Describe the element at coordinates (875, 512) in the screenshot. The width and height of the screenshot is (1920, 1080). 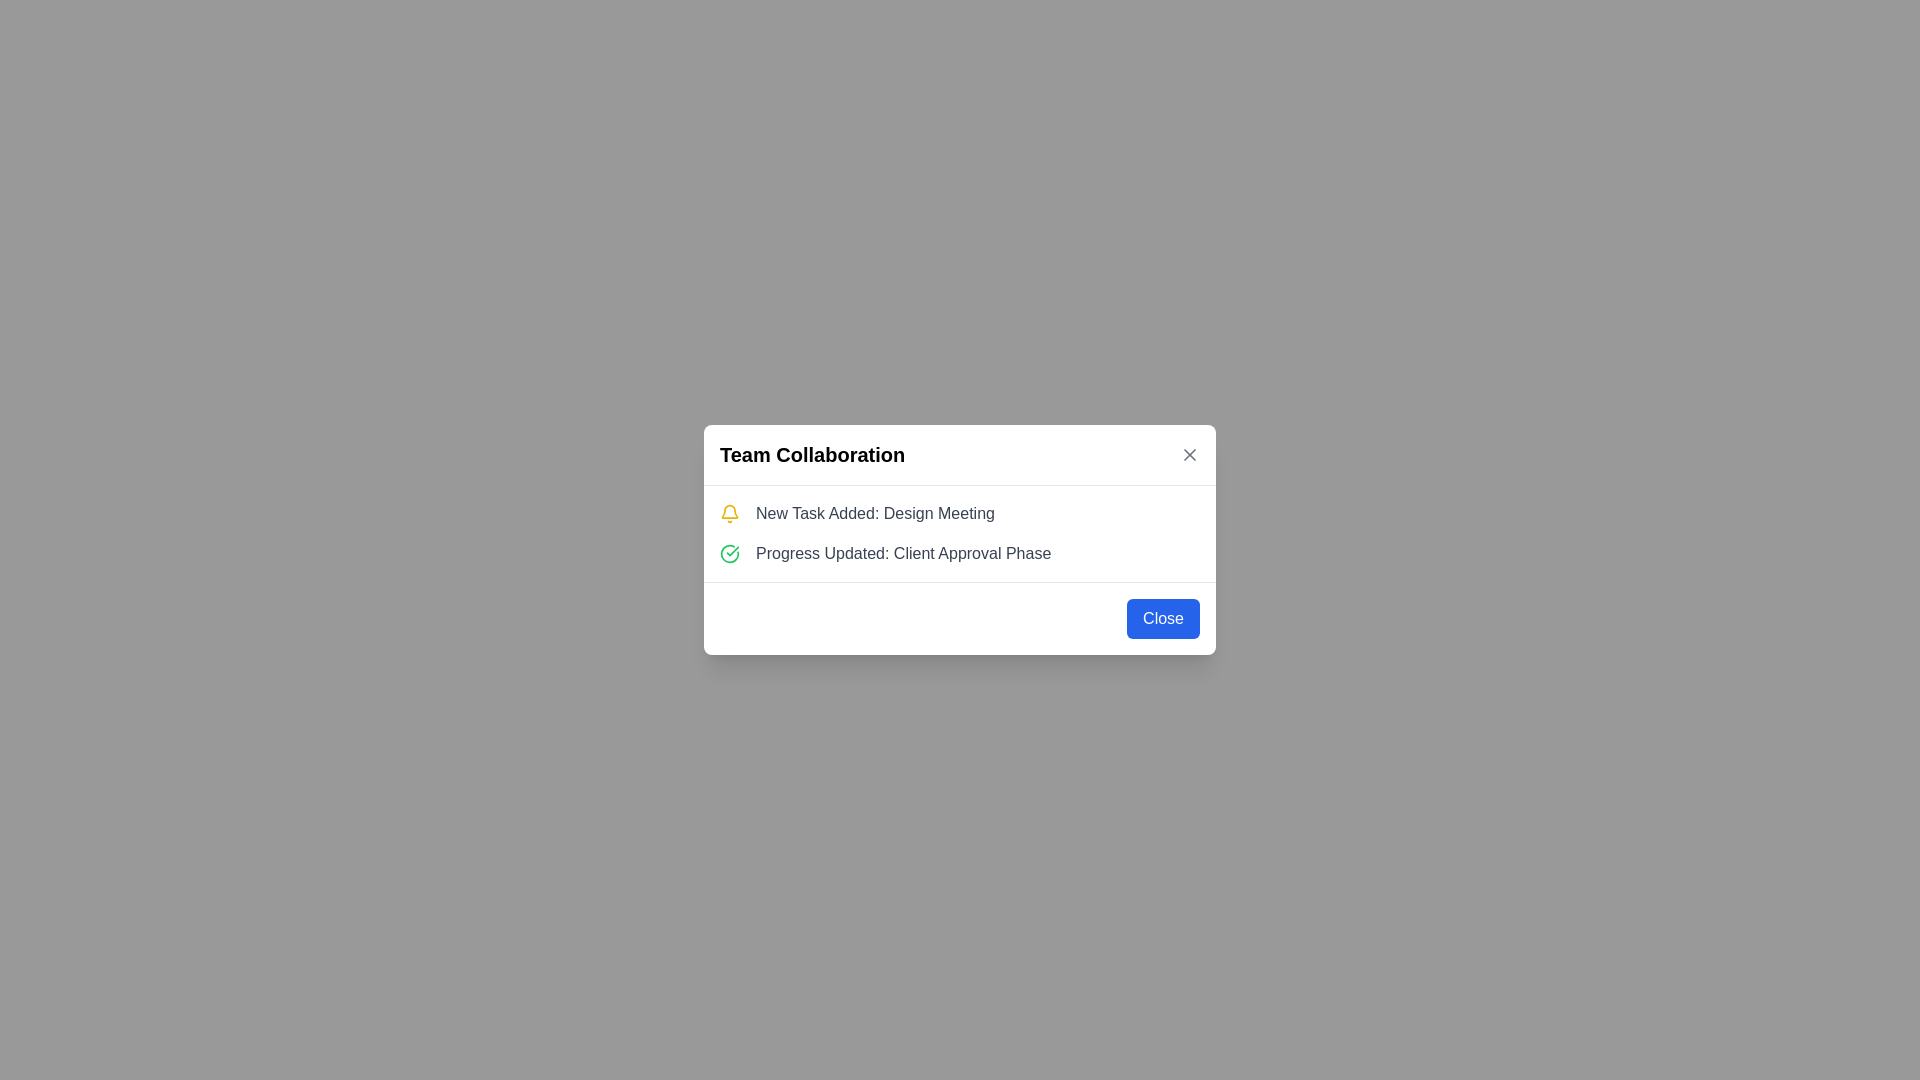
I see `the static text content displaying 'New Task Added: Design Meeting' which is styled in gray and positioned next to a yellow bell icon in the notification list` at that location.